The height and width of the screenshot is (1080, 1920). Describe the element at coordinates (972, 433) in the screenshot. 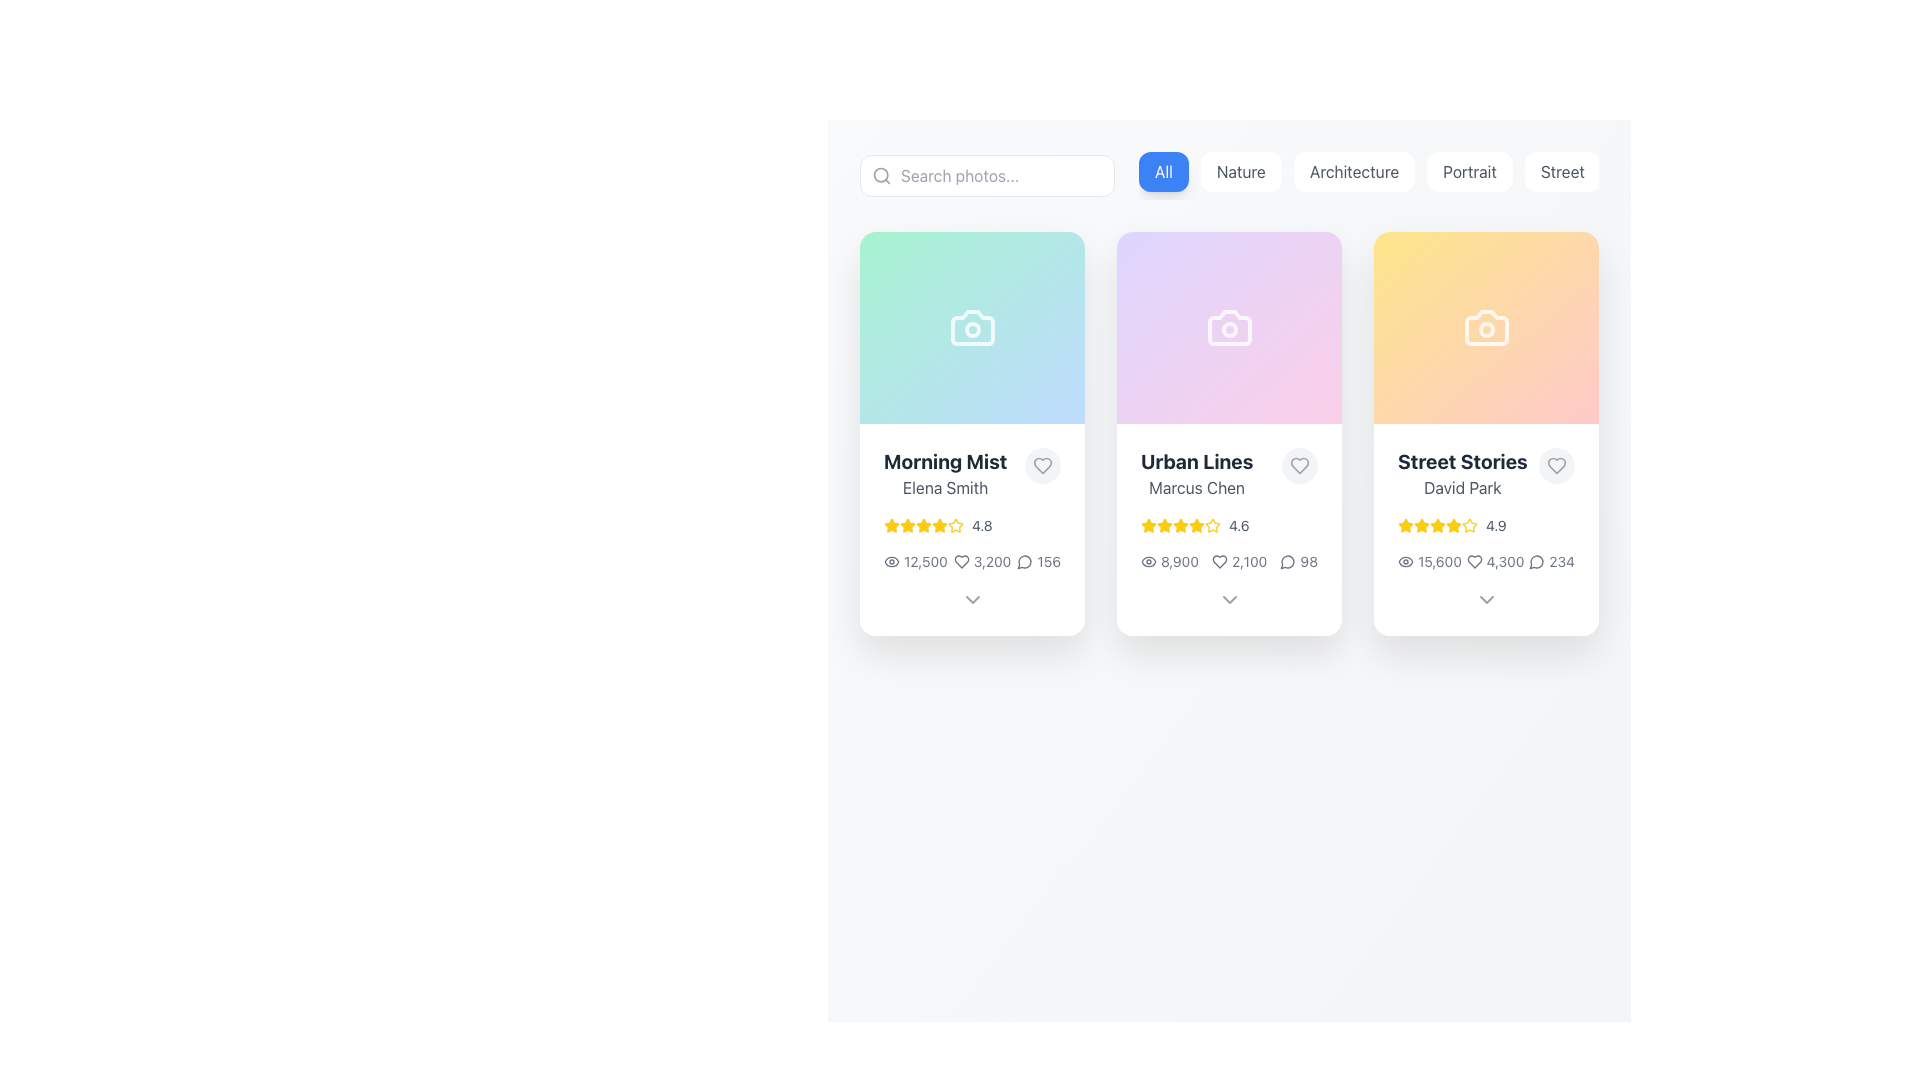

I see `the first clickable card element` at that location.